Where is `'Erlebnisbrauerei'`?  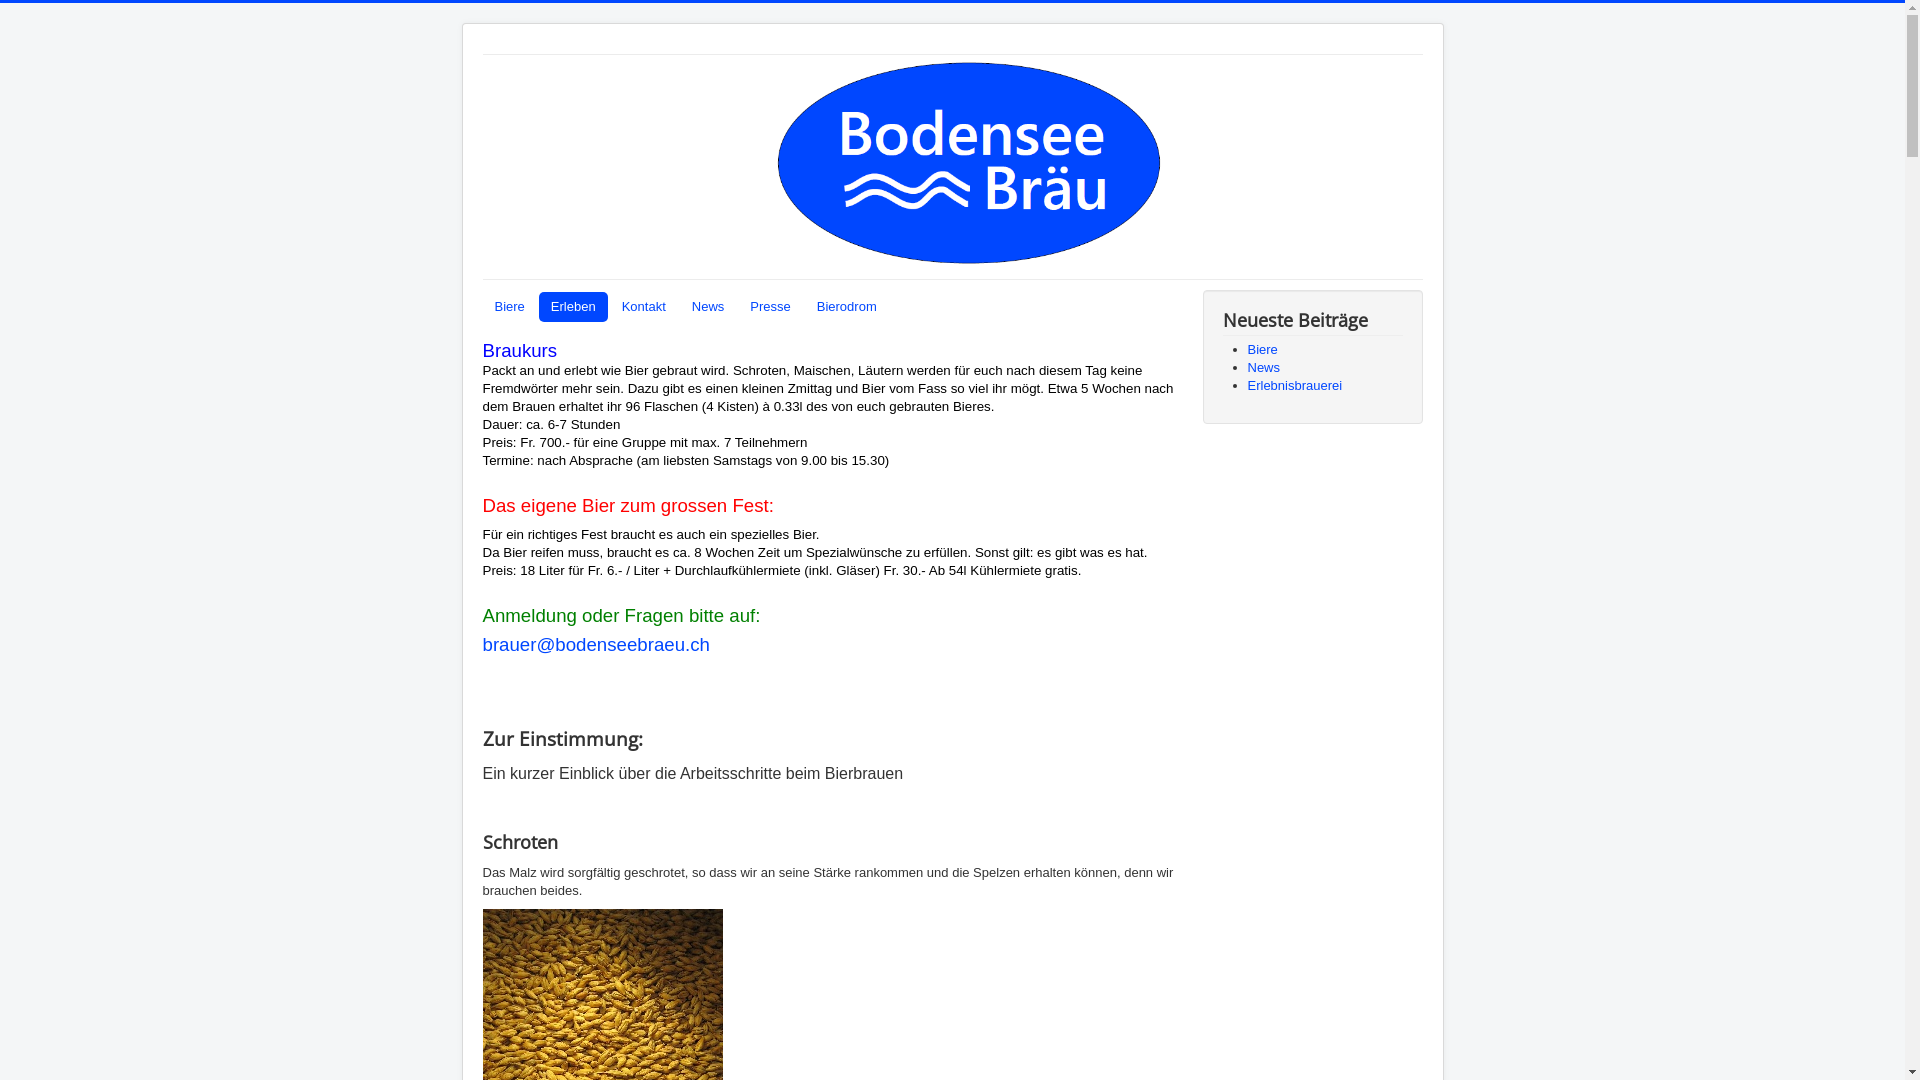 'Erlebnisbrauerei' is located at coordinates (1295, 385).